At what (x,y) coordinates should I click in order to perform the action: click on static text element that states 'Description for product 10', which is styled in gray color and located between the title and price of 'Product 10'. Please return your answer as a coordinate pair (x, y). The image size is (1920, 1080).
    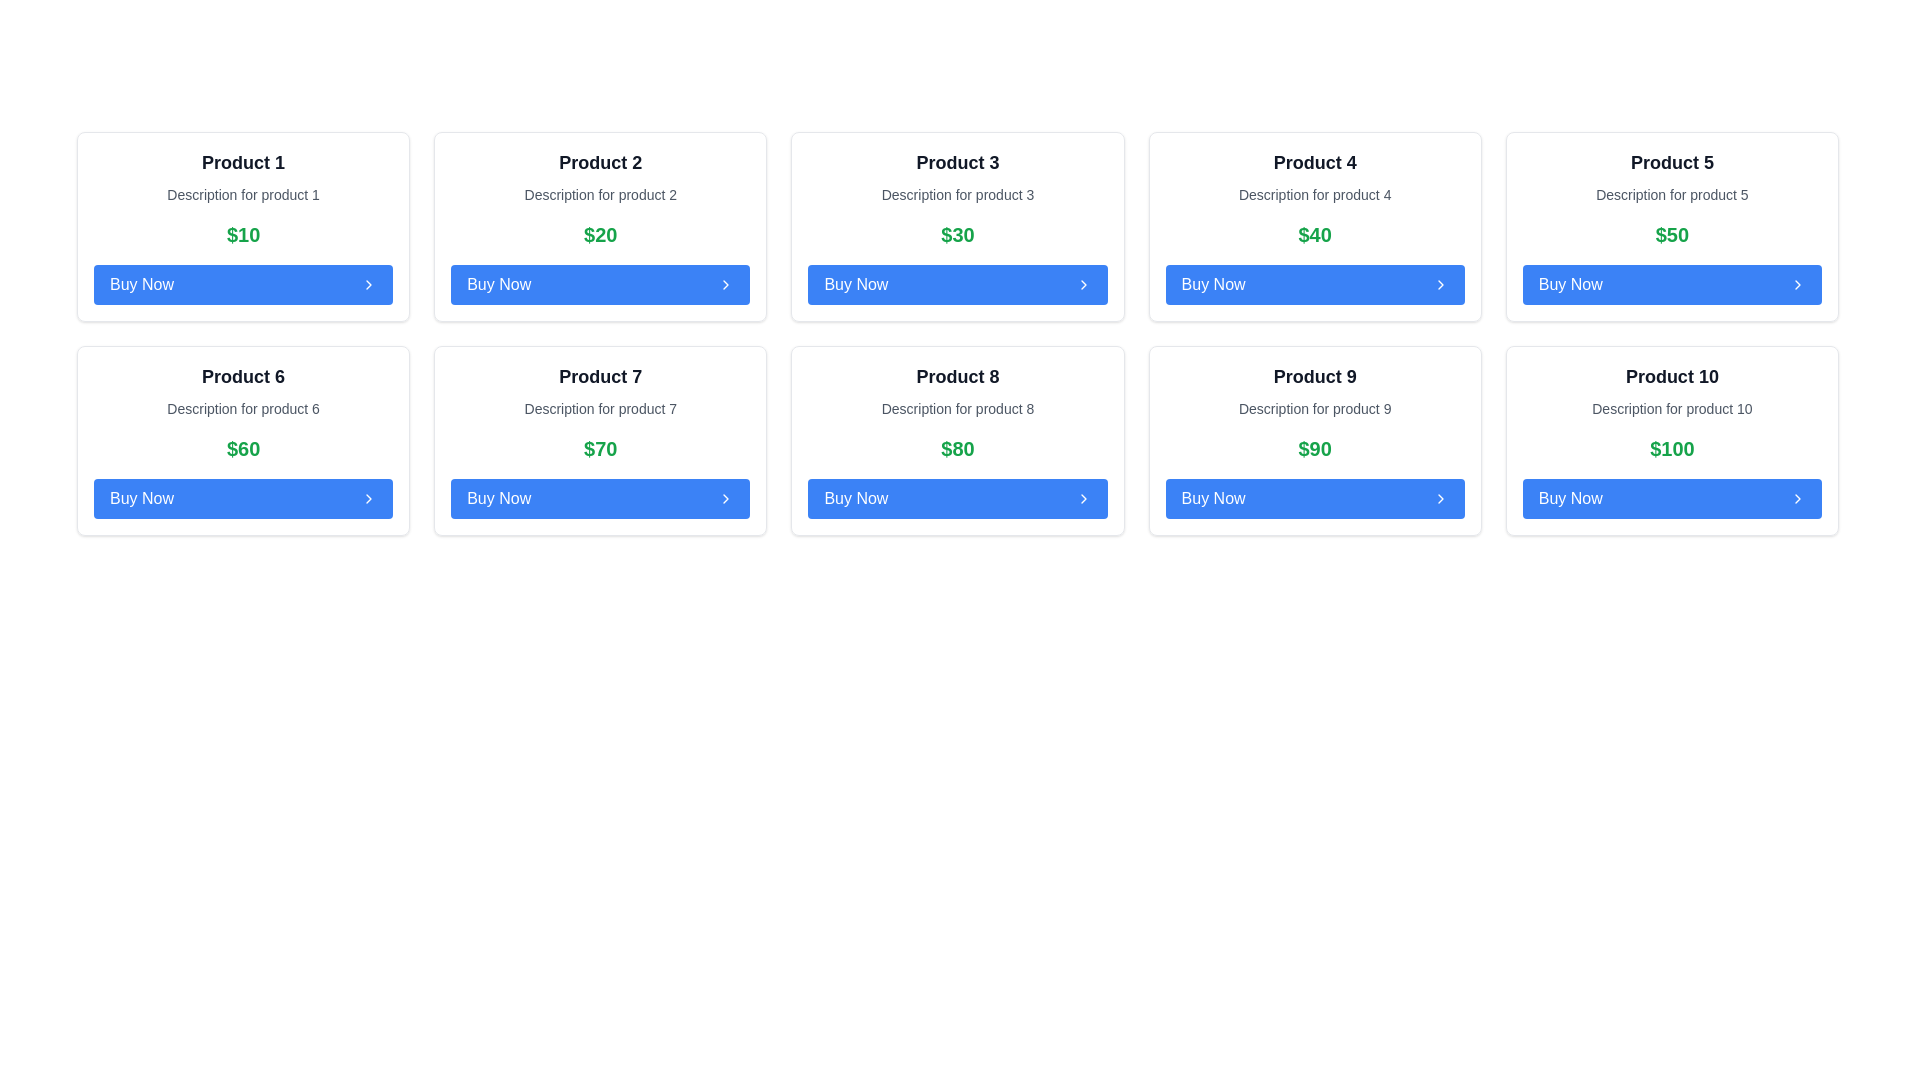
    Looking at the image, I should click on (1672, 407).